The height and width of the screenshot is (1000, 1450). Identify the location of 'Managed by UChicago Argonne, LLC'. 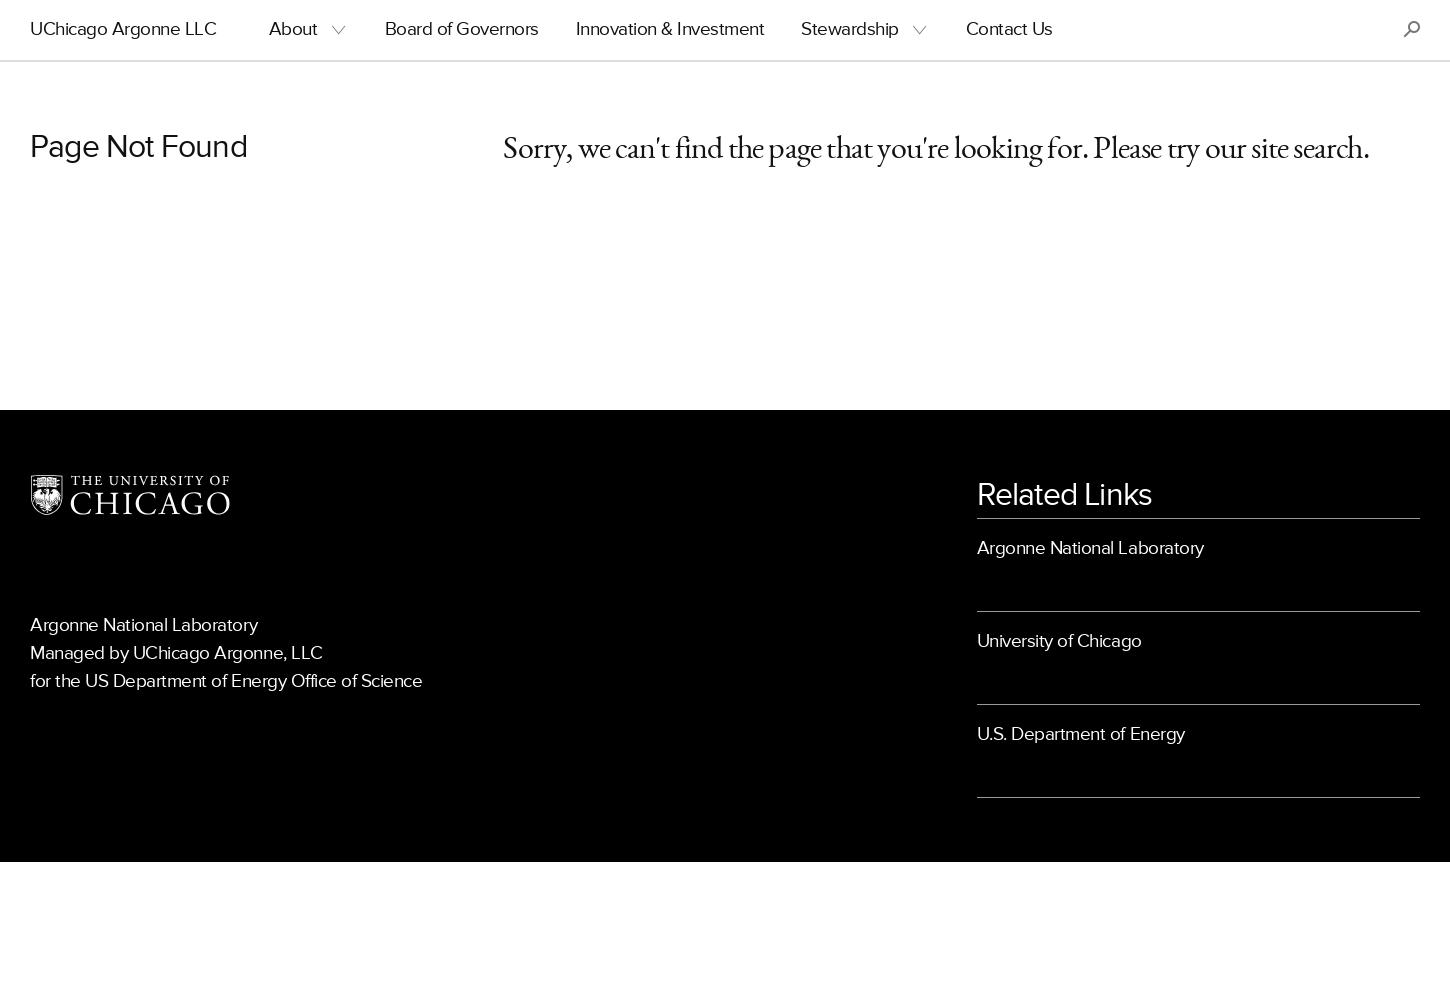
(175, 653).